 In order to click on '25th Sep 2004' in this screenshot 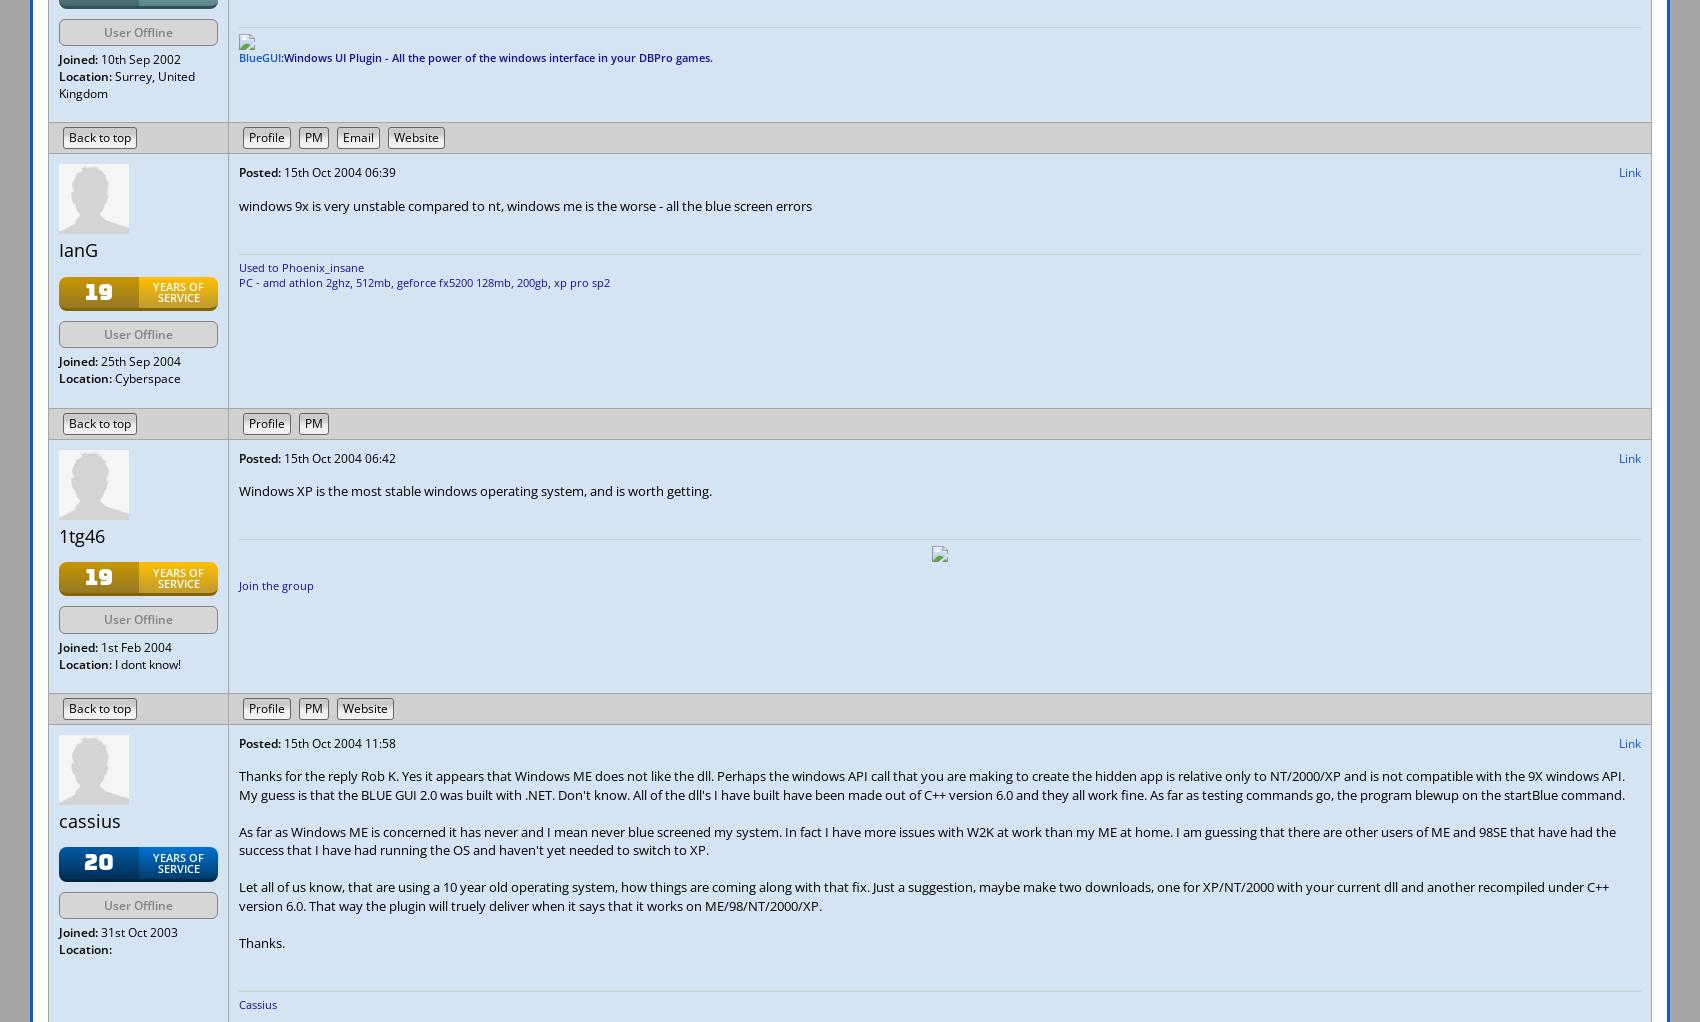, I will do `click(138, 361)`.